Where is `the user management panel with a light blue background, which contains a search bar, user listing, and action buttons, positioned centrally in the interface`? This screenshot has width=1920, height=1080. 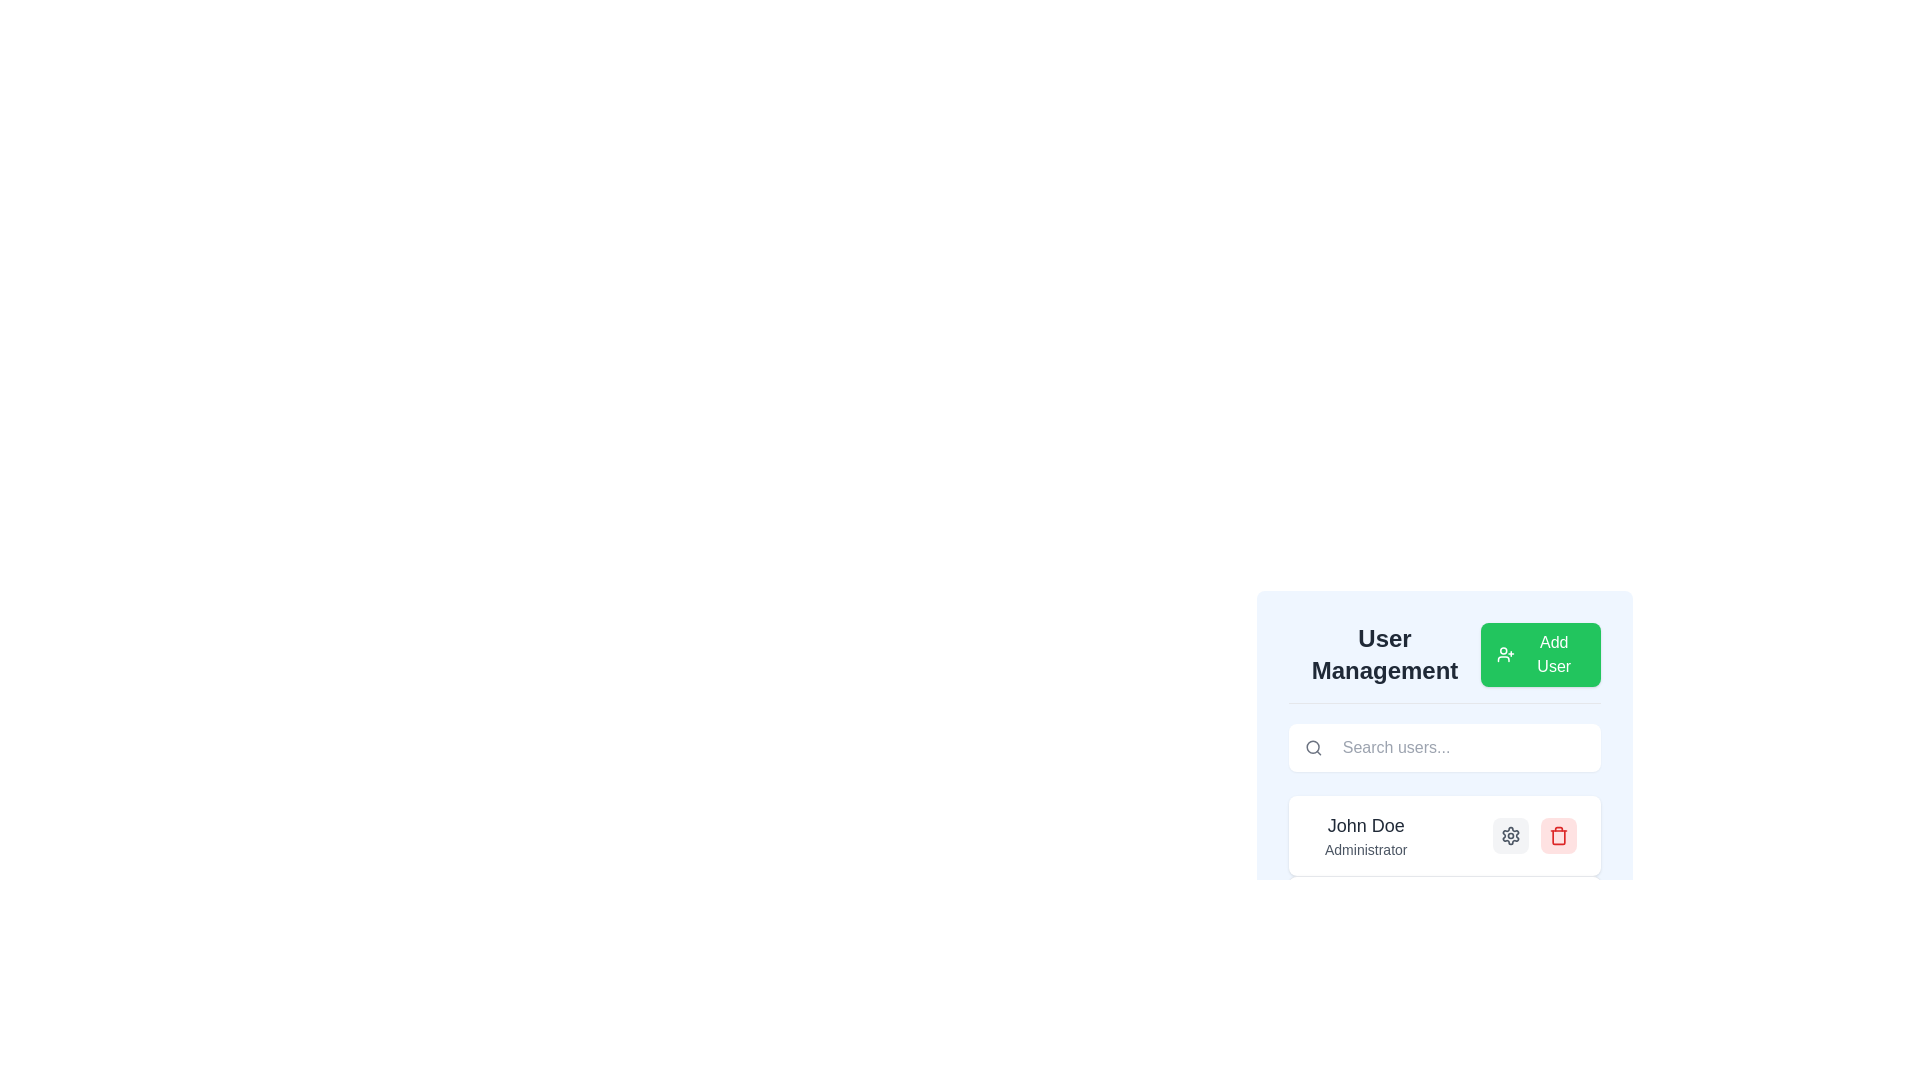
the user management panel with a light blue background, which contains a search bar, user listing, and action buttons, positioned centrally in the interface is located at coordinates (1444, 723).